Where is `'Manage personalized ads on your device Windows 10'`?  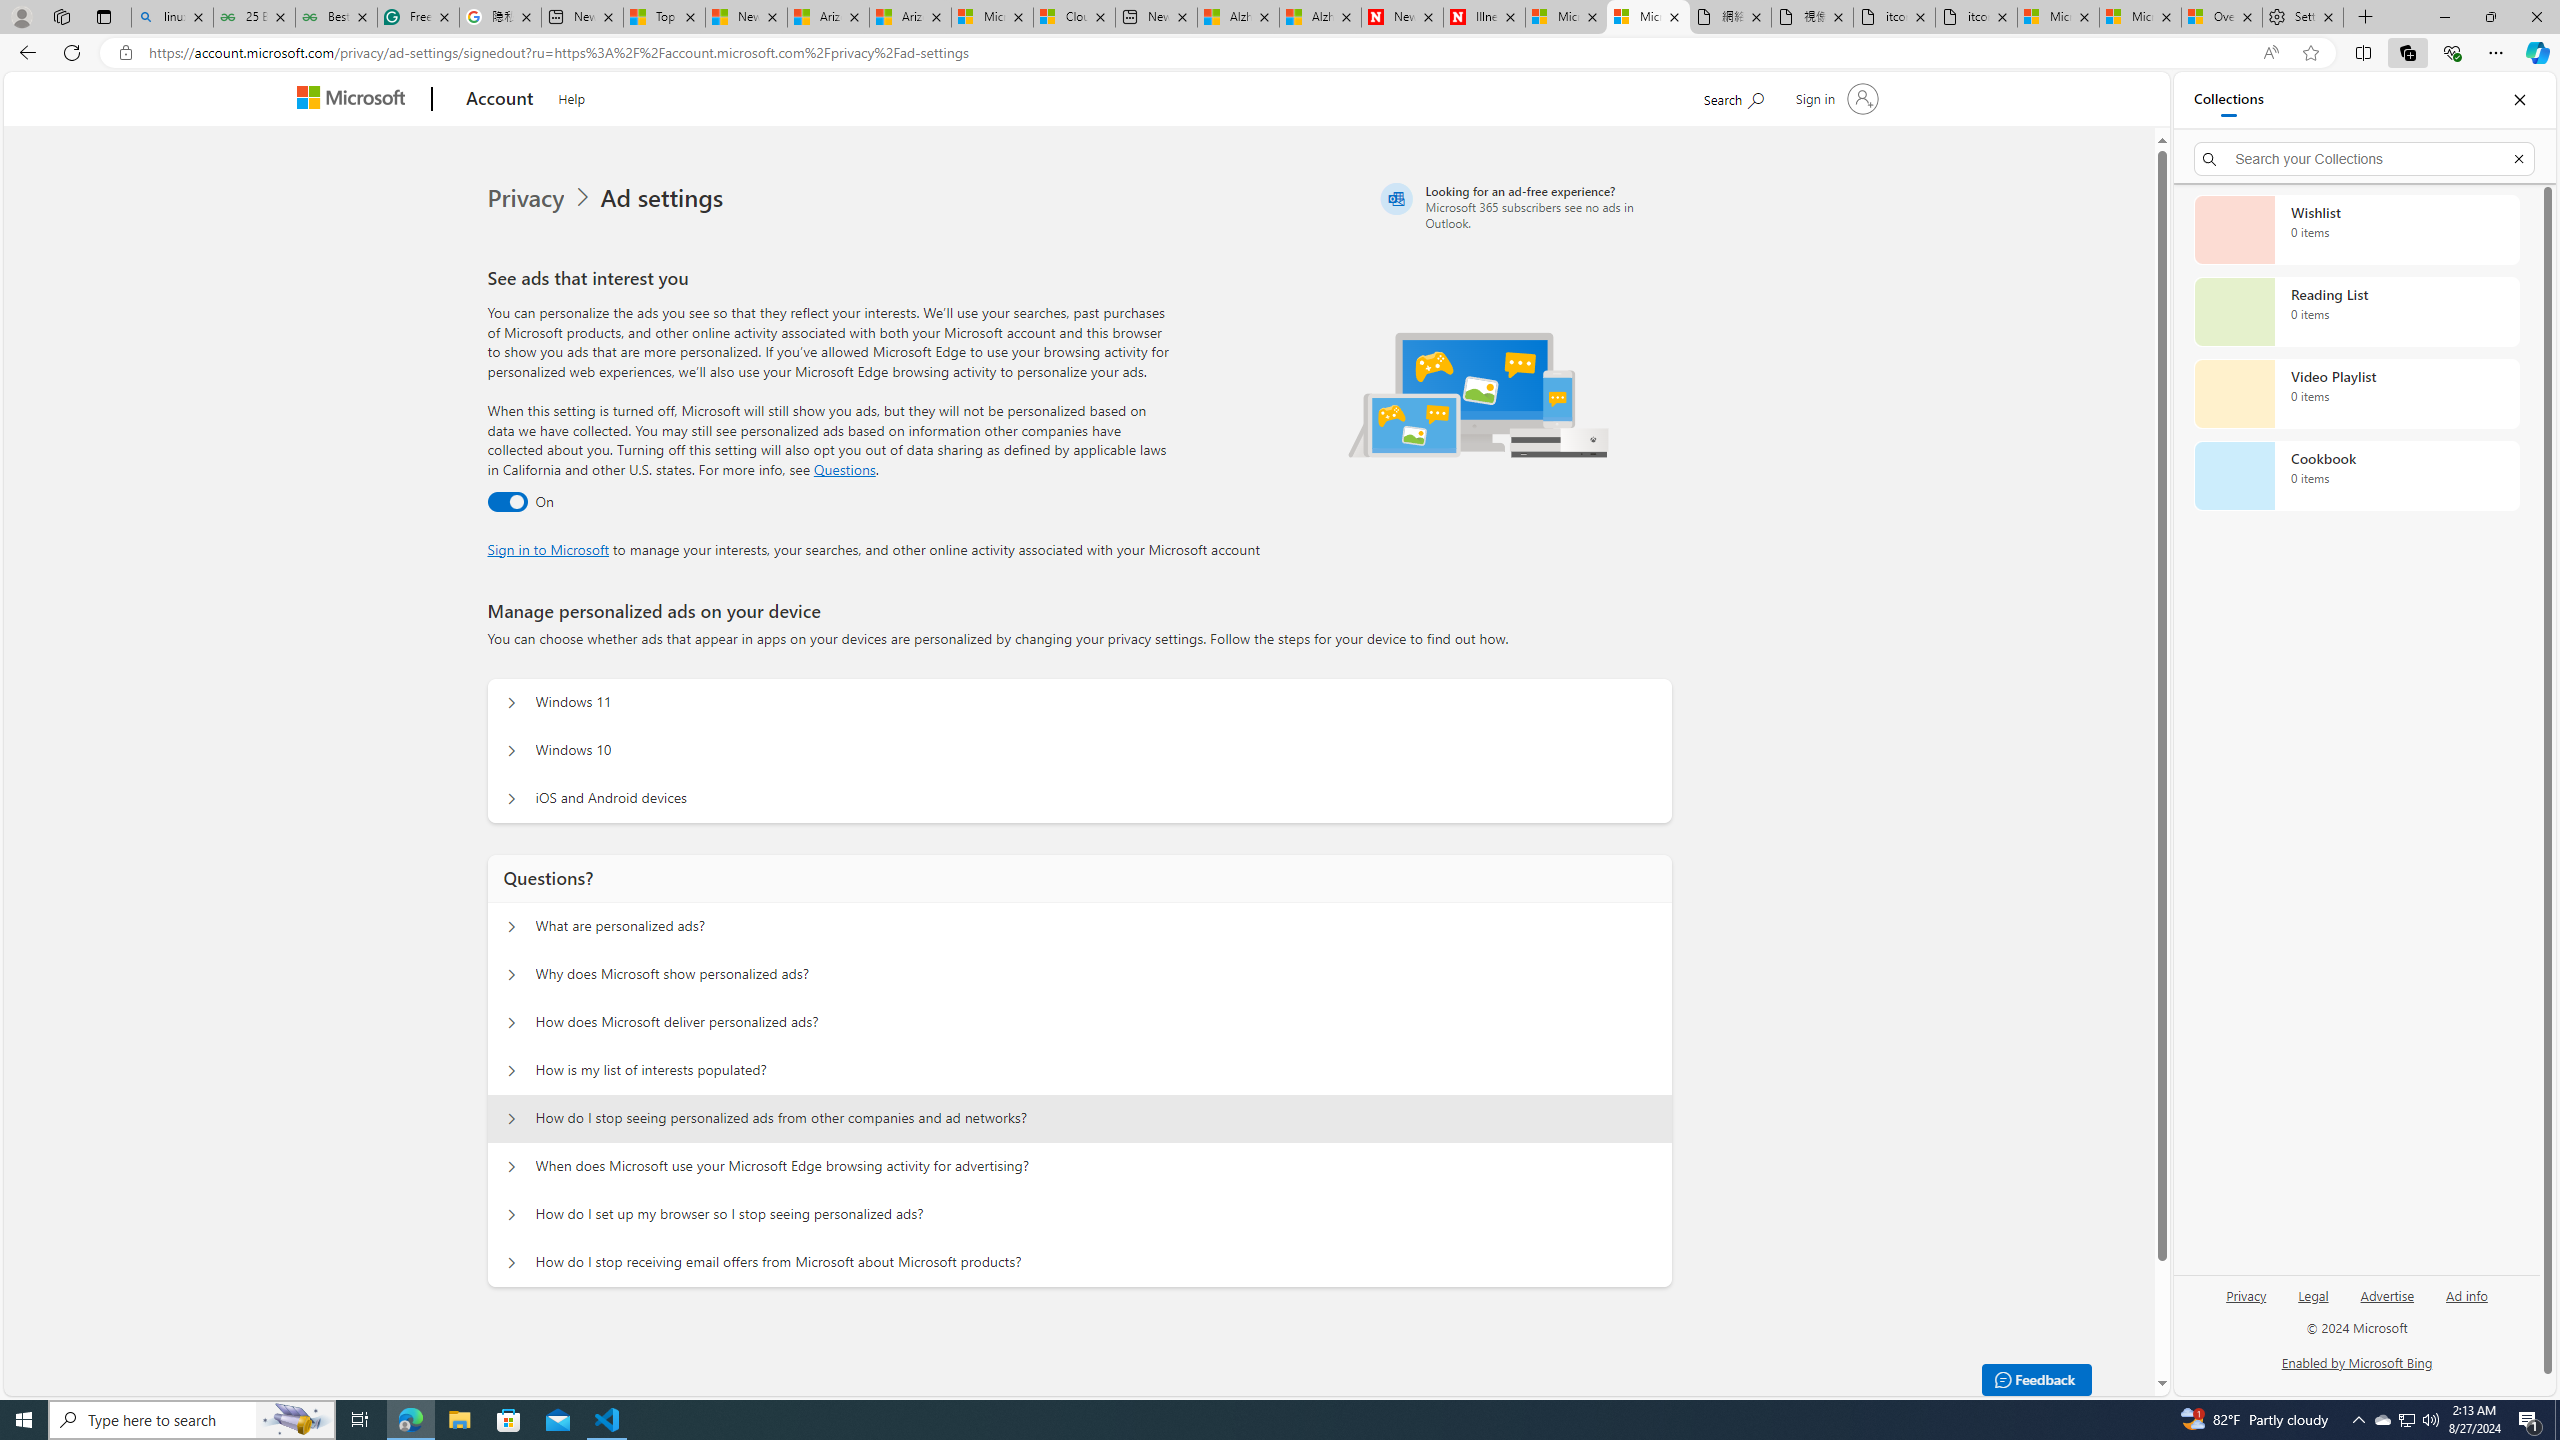
'Manage personalized ads on your device Windows 10' is located at coordinates (509, 750).